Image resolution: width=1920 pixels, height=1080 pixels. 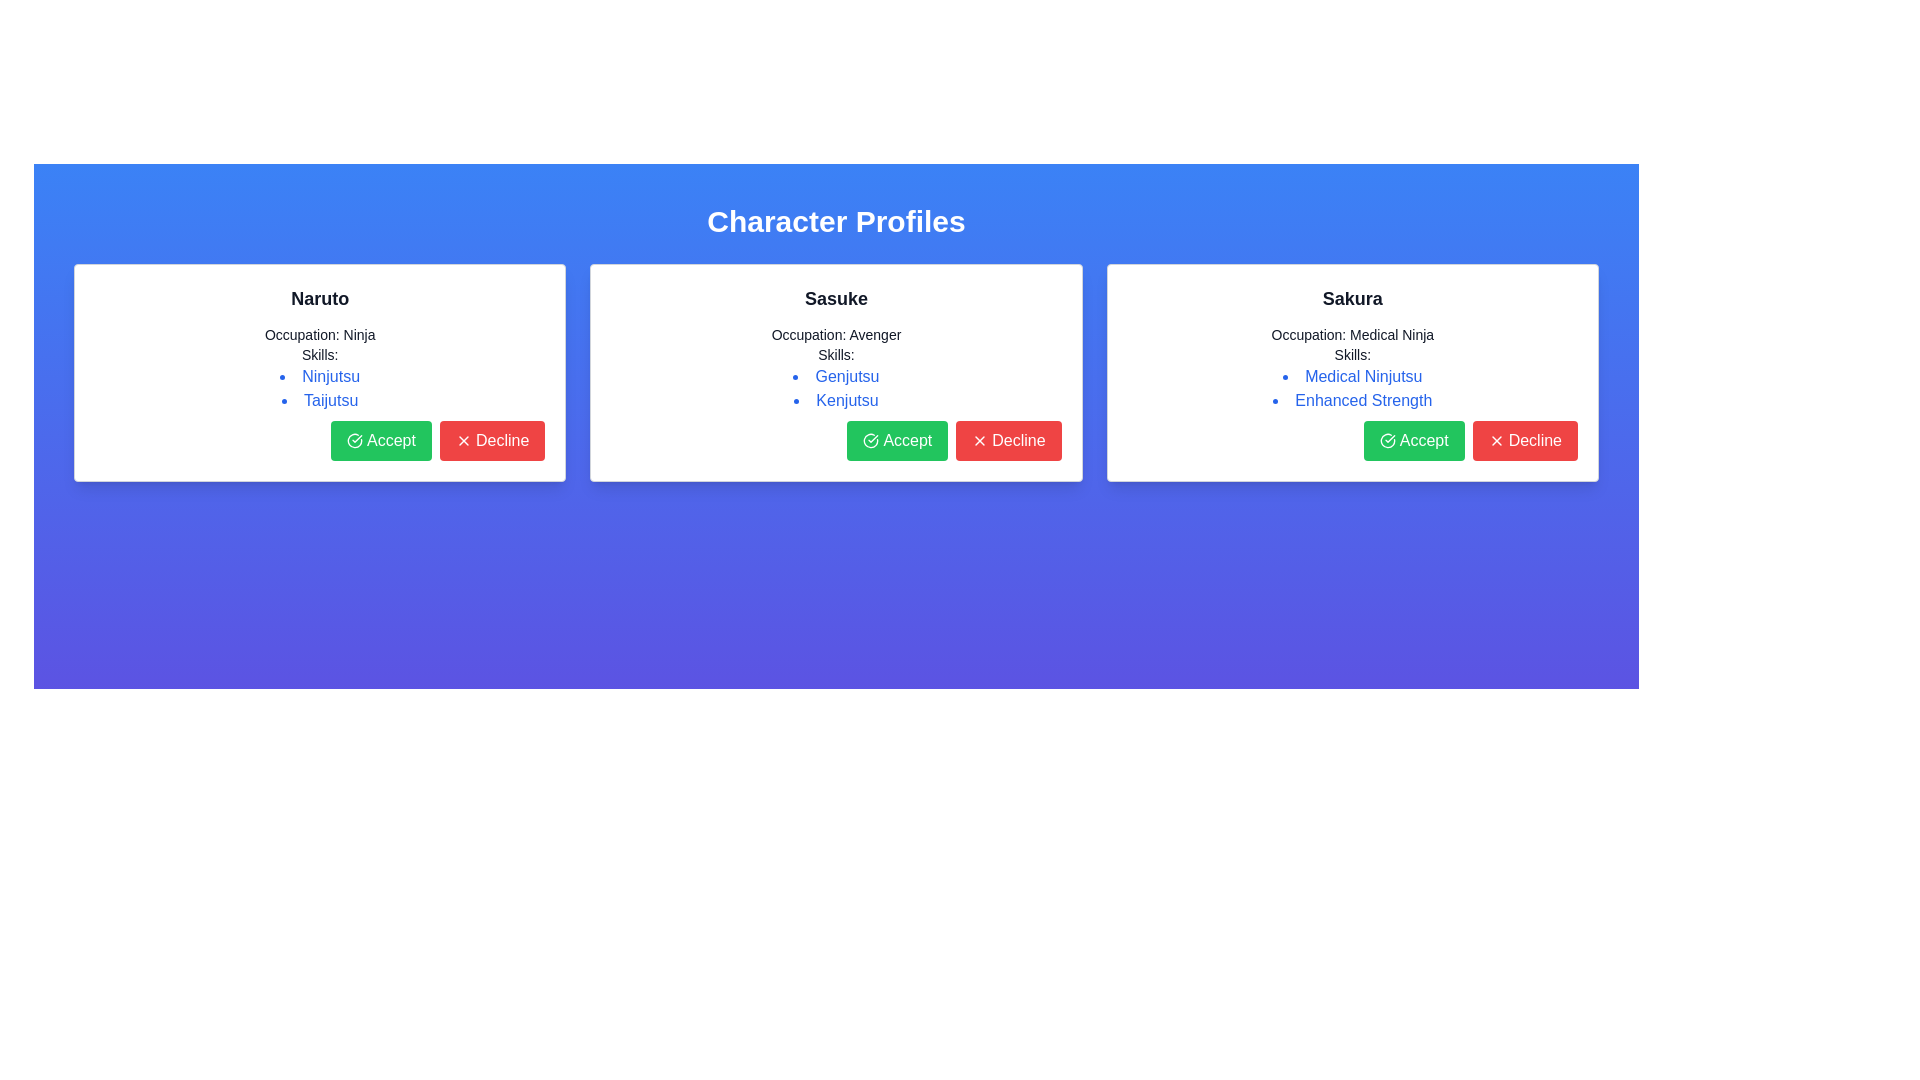 I want to click on the circular icon with a checkmark at its center, which is styled with a green background and a white border, located inside the 'Accept' button on the 'Sakura' card, so click(x=1386, y=439).